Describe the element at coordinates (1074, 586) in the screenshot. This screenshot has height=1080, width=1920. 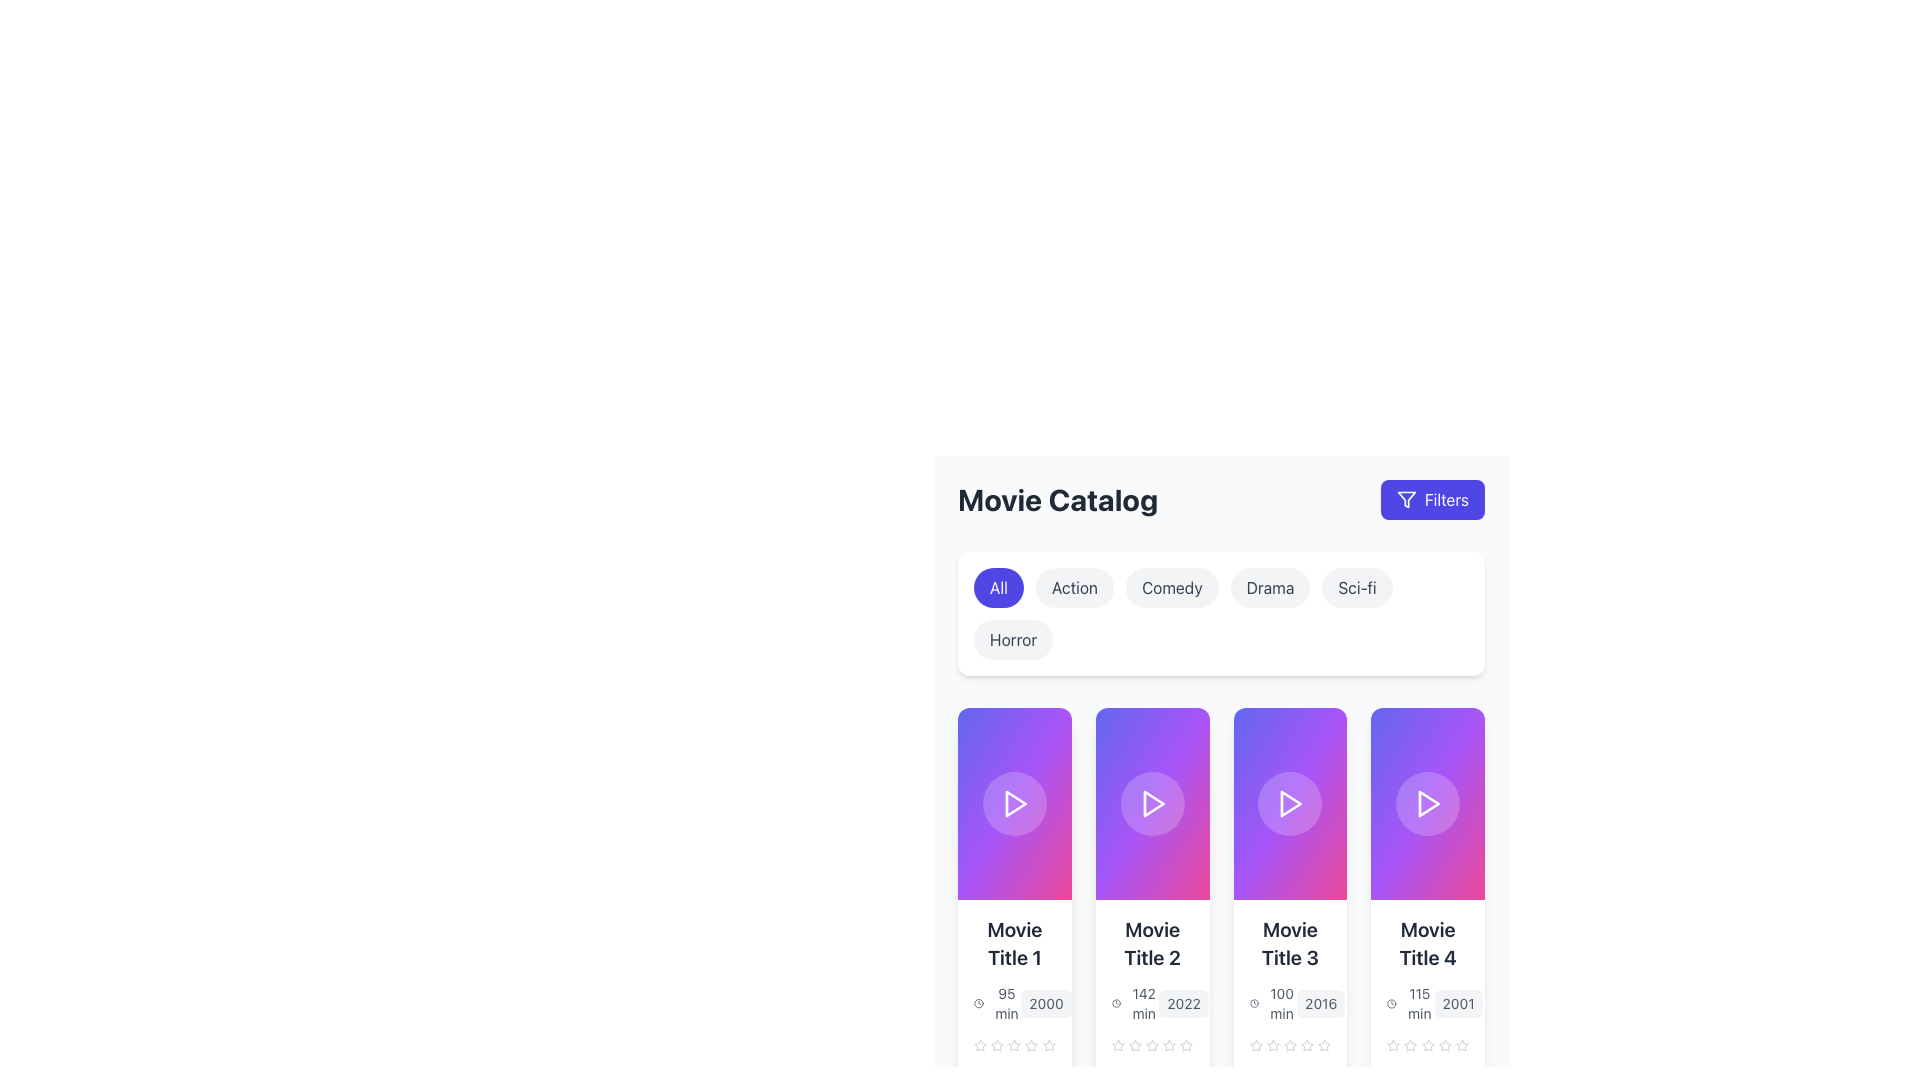
I see `the 'Action' category filter button in the movie catalog` at that location.